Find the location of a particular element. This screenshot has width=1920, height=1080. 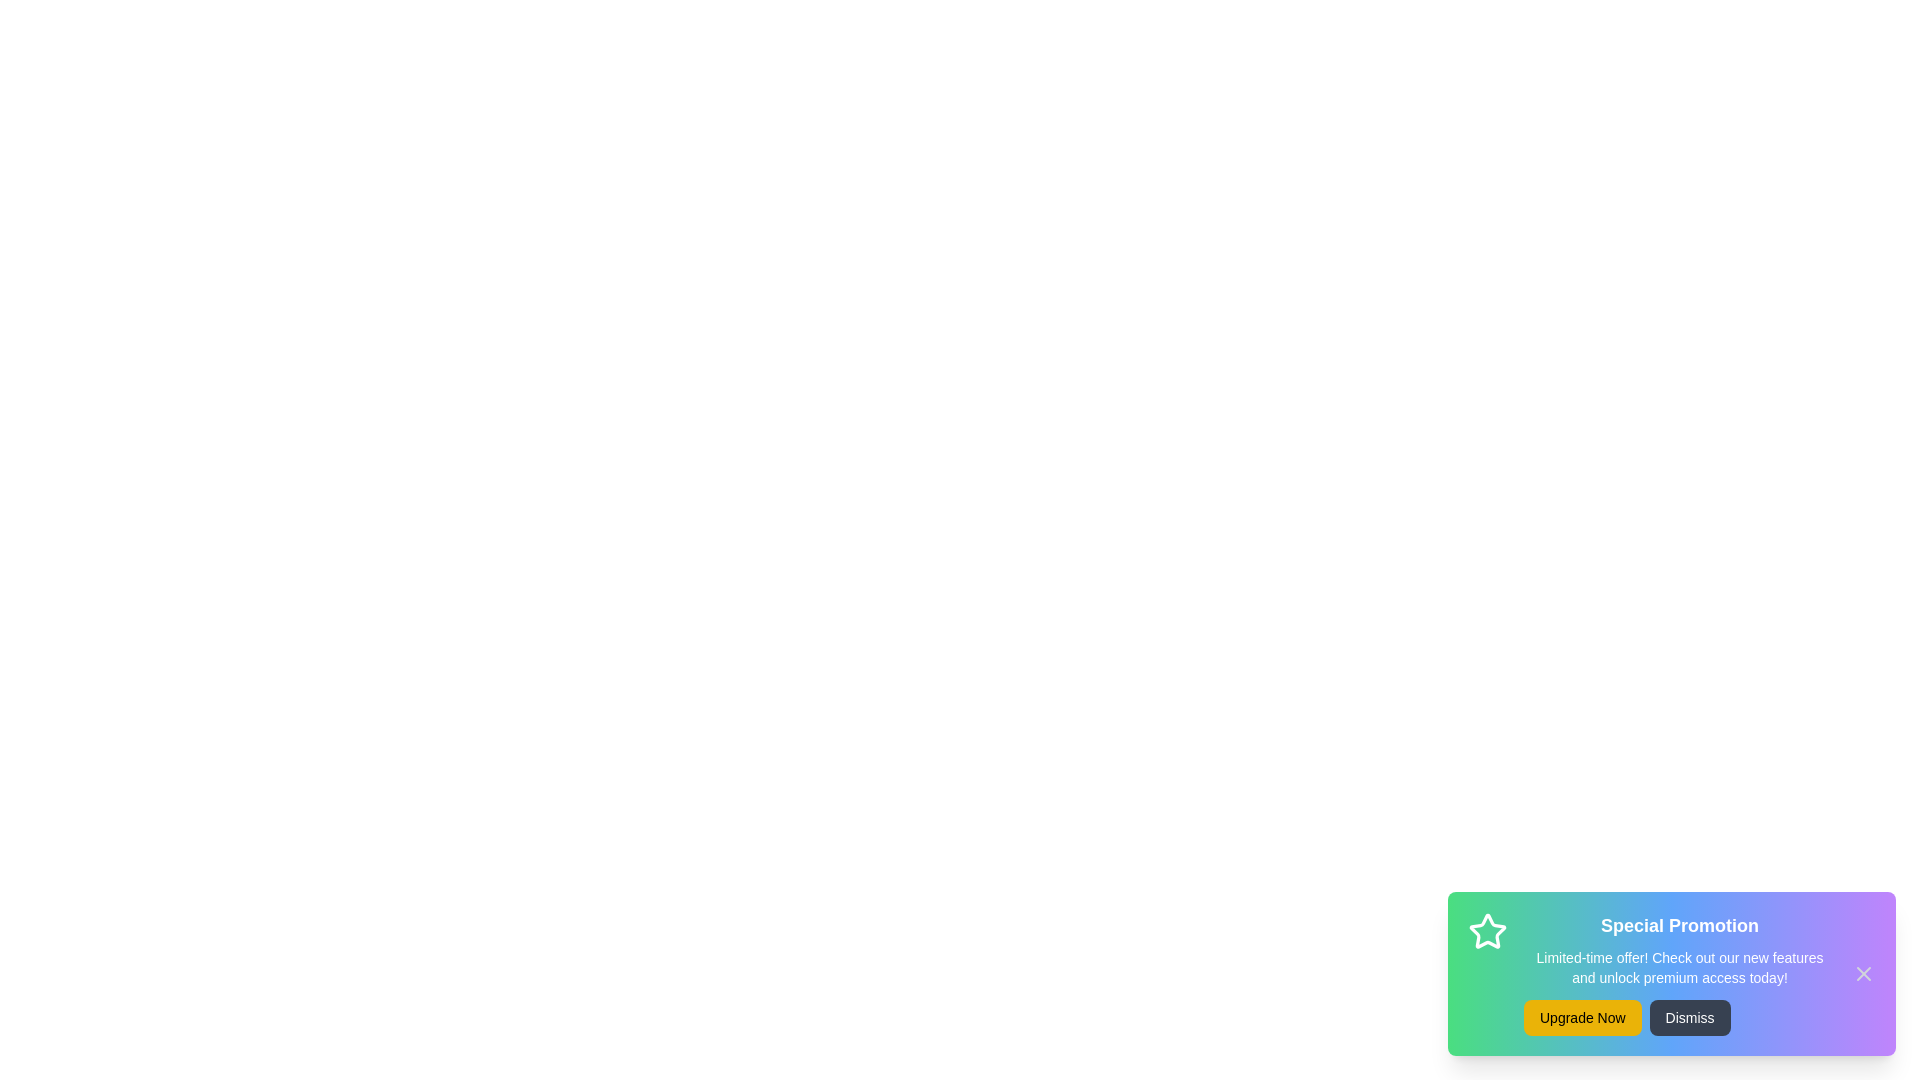

'Close' icon button to close the snackbar is located at coordinates (1862, 973).